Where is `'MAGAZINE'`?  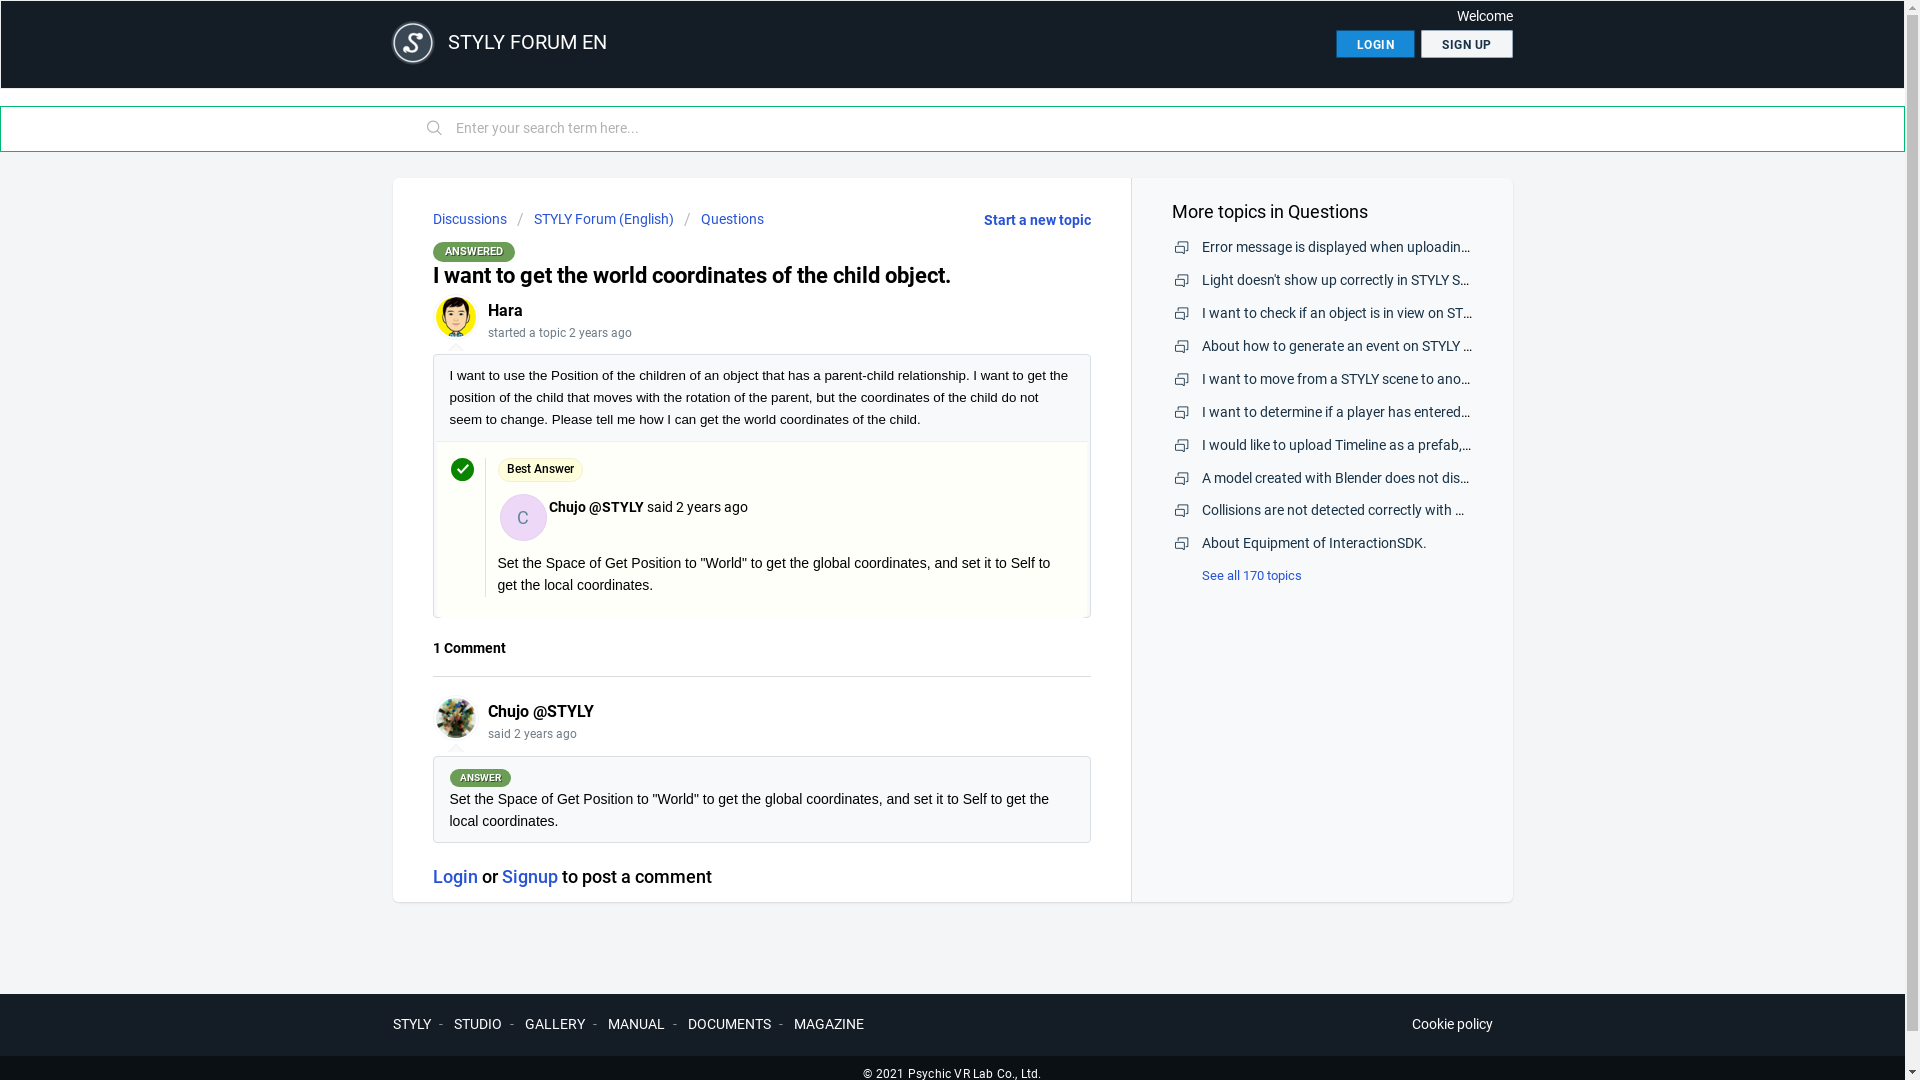
'MAGAZINE' is located at coordinates (792, 1023).